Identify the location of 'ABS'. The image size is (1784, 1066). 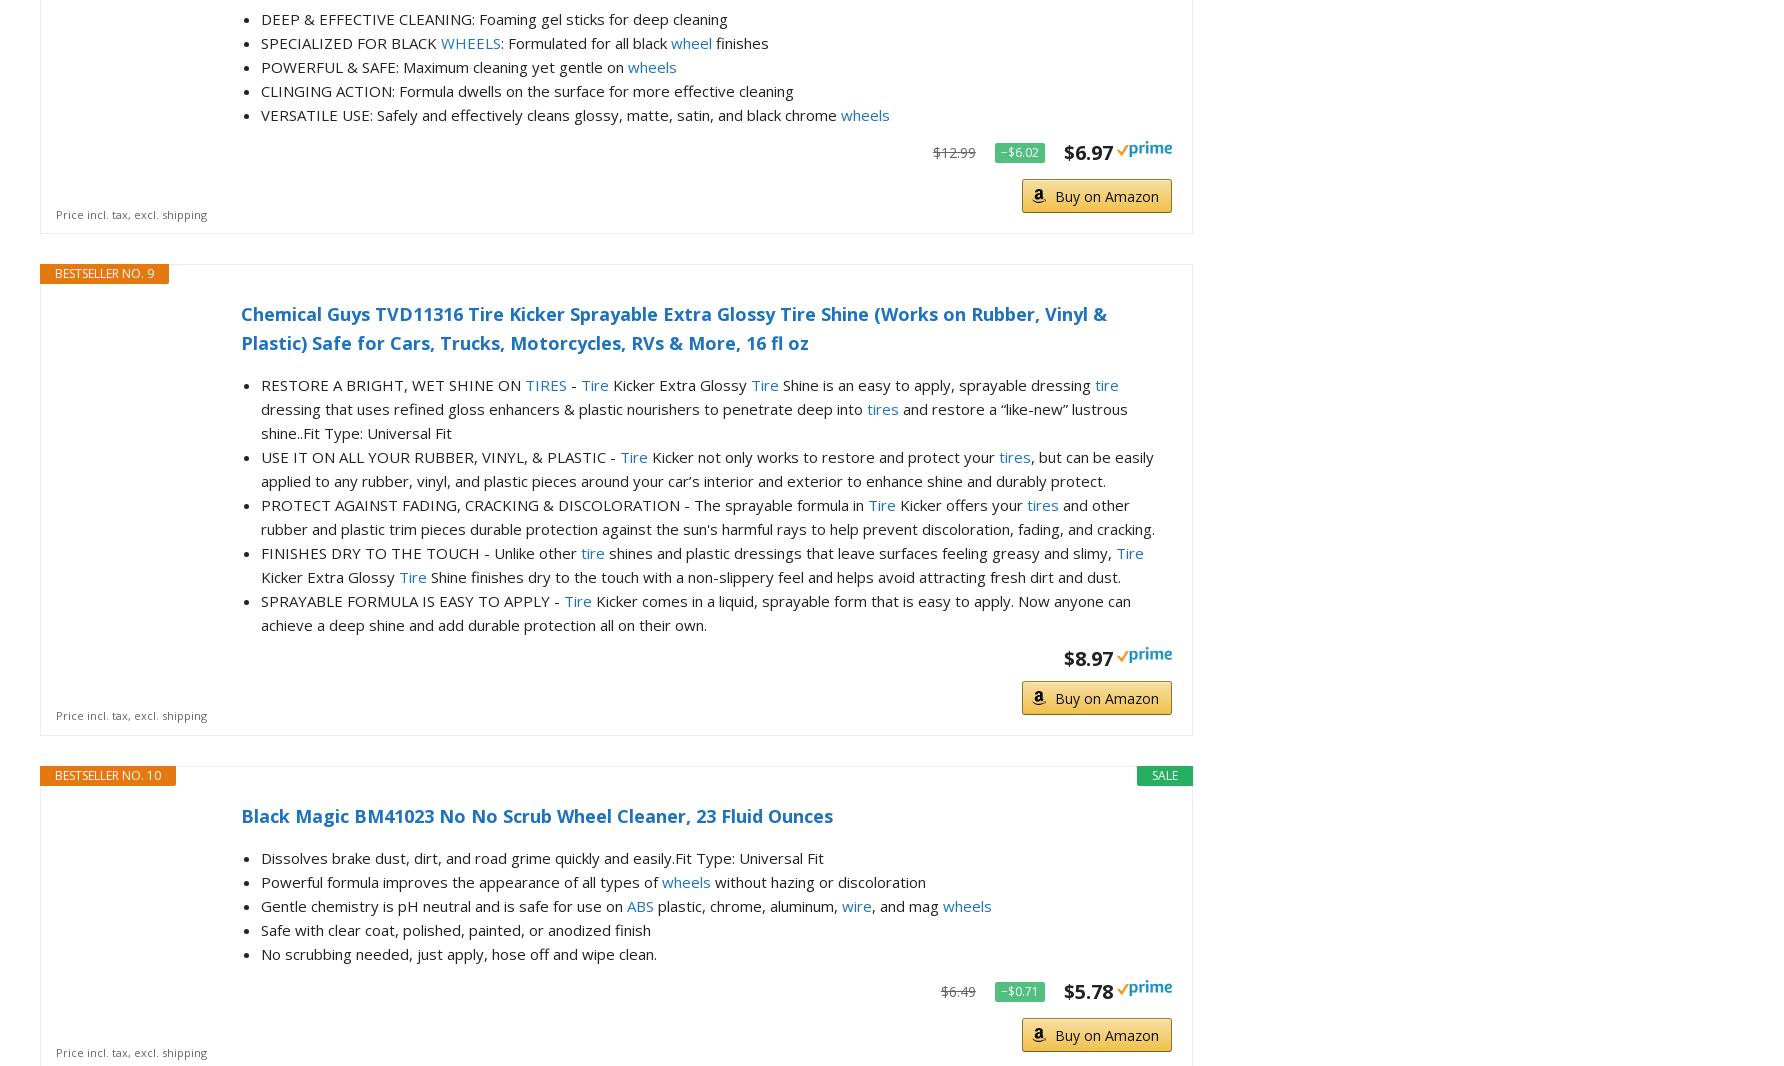
(639, 905).